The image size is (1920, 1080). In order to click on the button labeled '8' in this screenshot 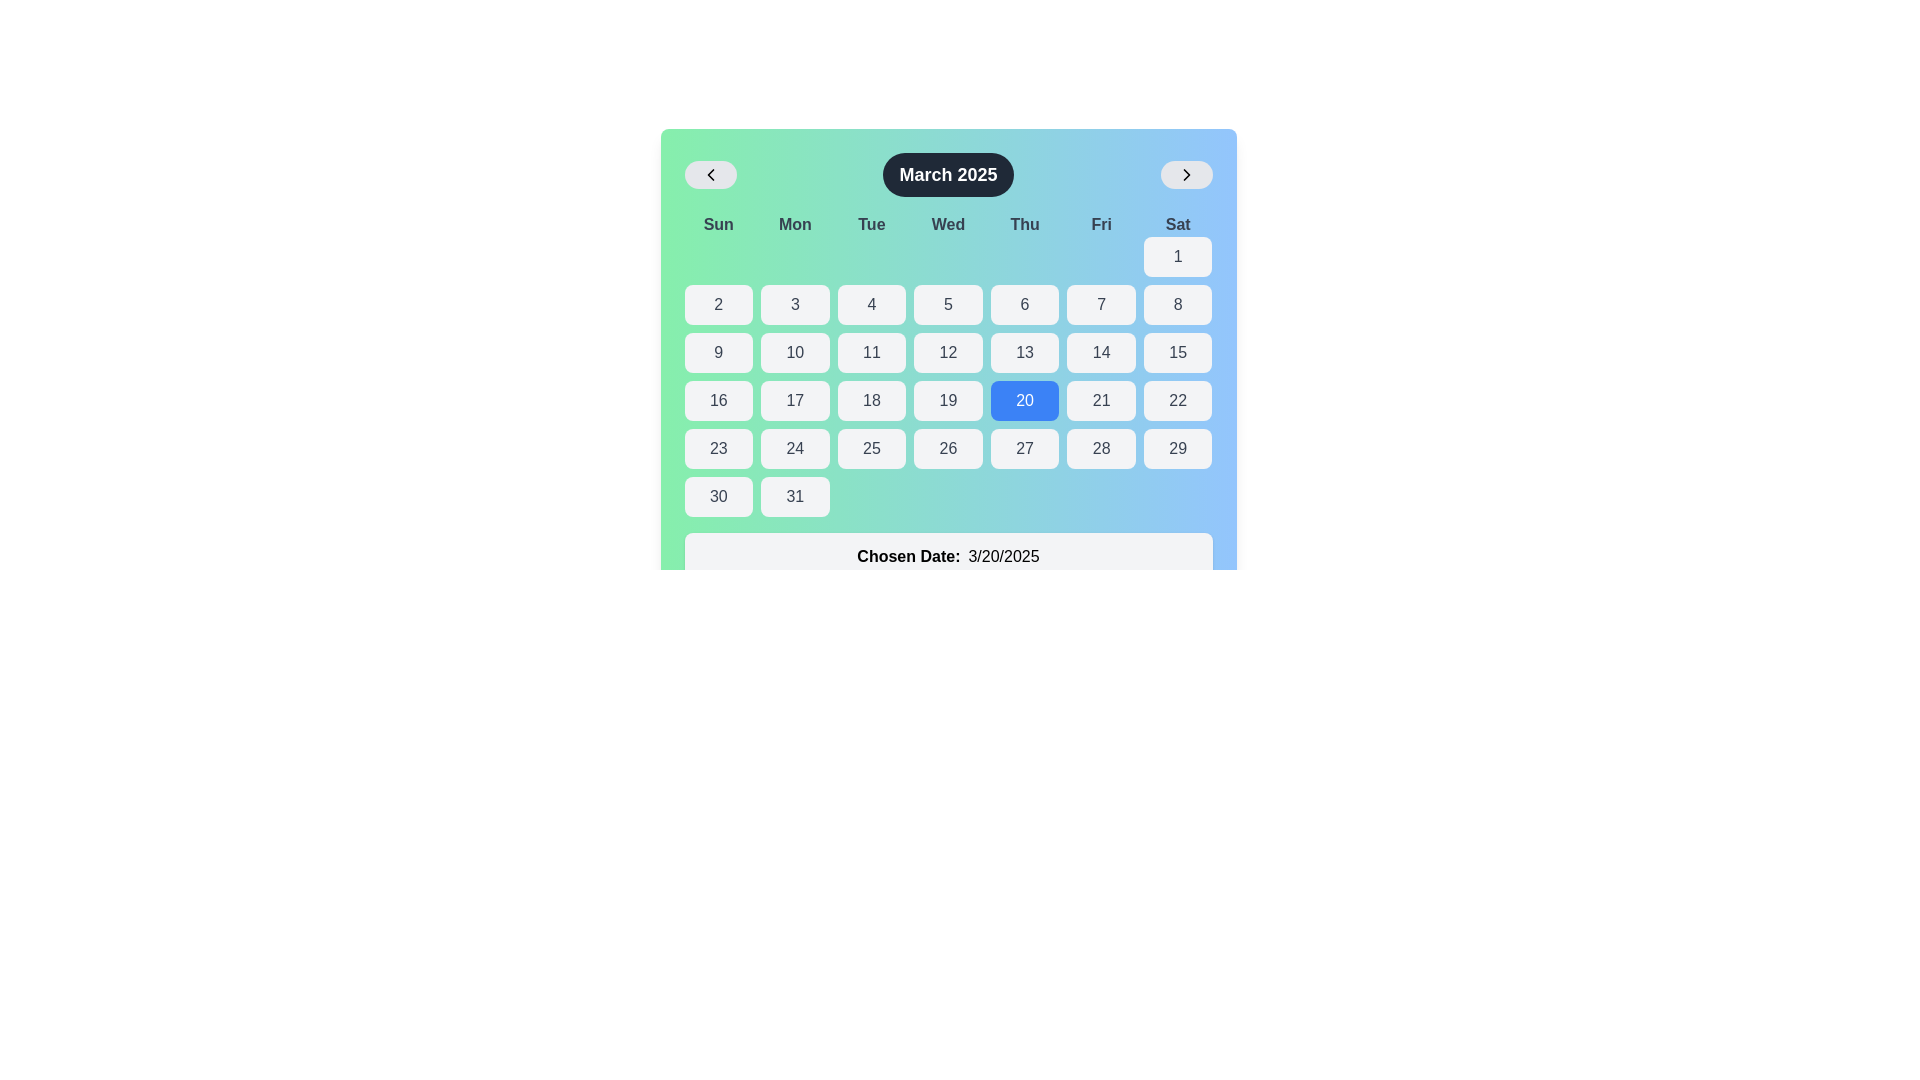, I will do `click(1178, 304)`.